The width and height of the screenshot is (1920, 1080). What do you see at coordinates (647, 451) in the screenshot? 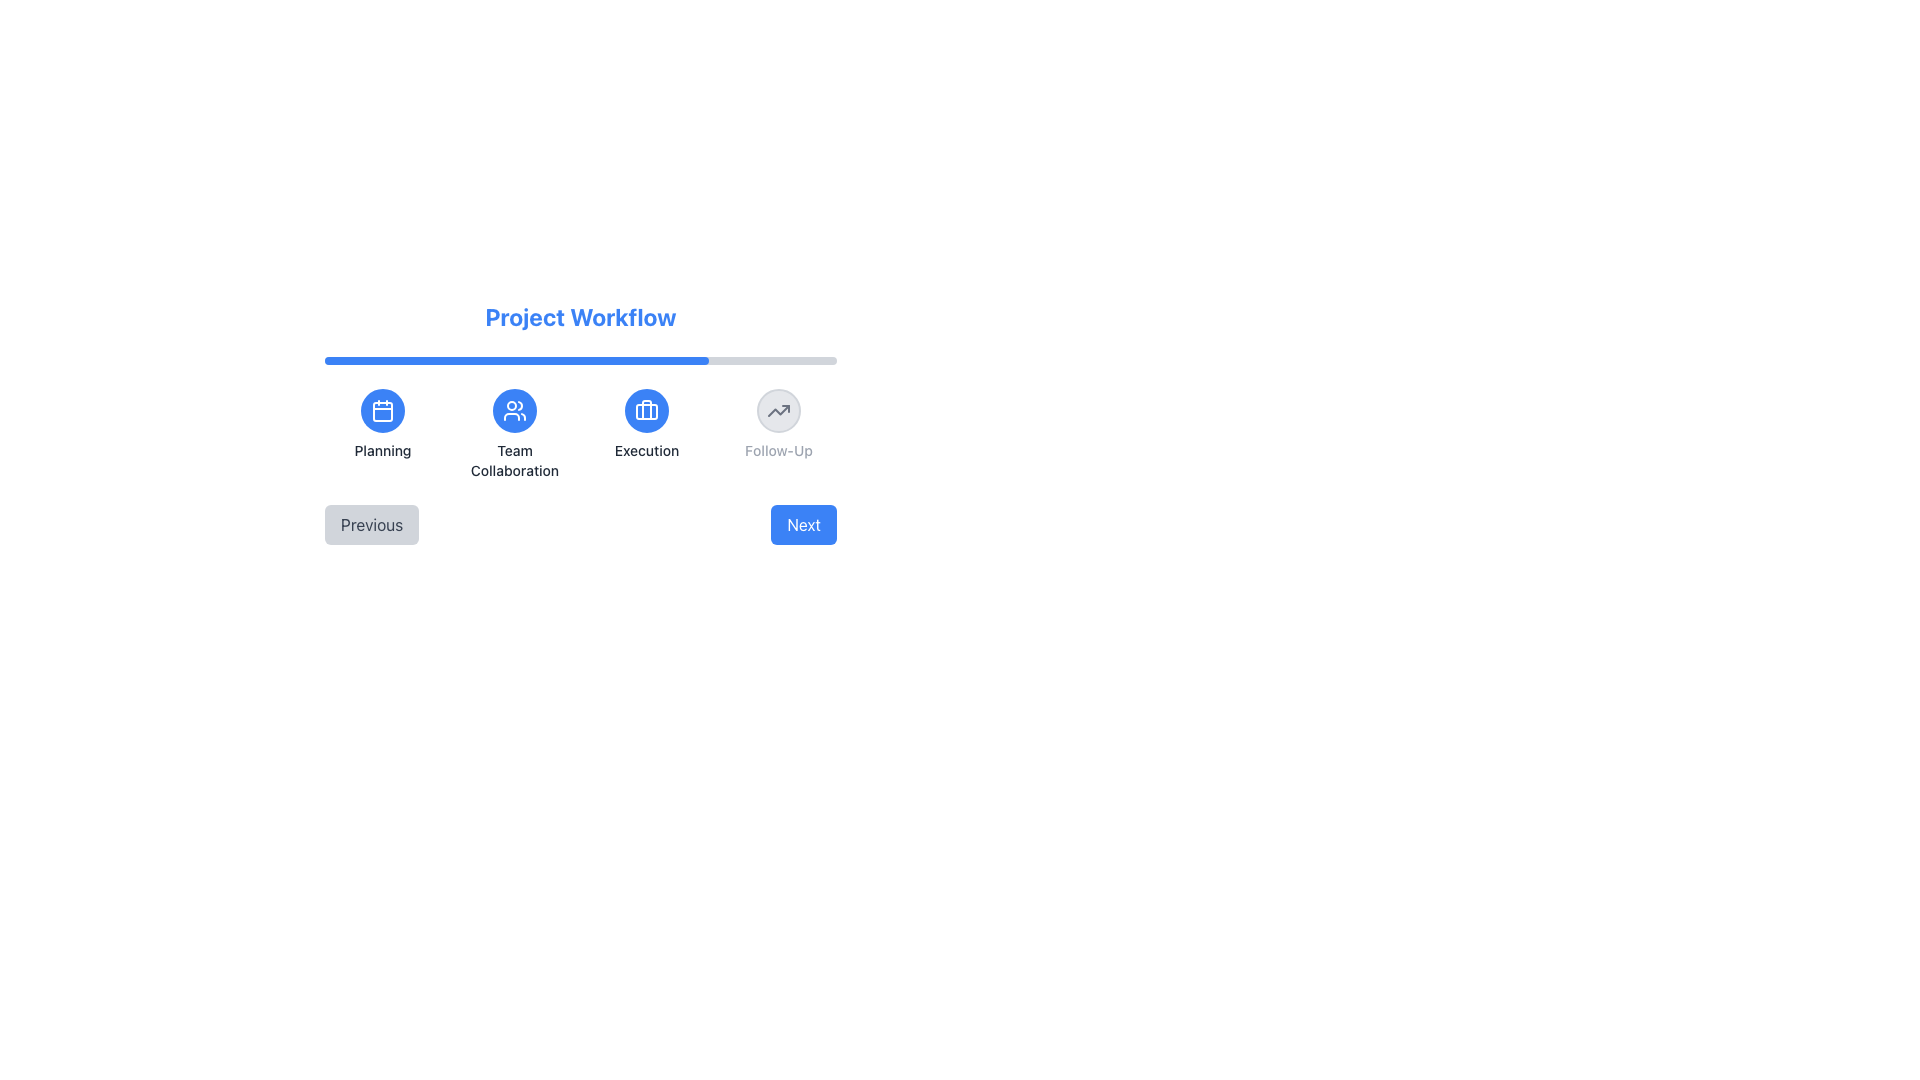
I see `the non-interactive text label that describes the third step in the workflow, positioned beneath the briefcase icon` at bounding box center [647, 451].